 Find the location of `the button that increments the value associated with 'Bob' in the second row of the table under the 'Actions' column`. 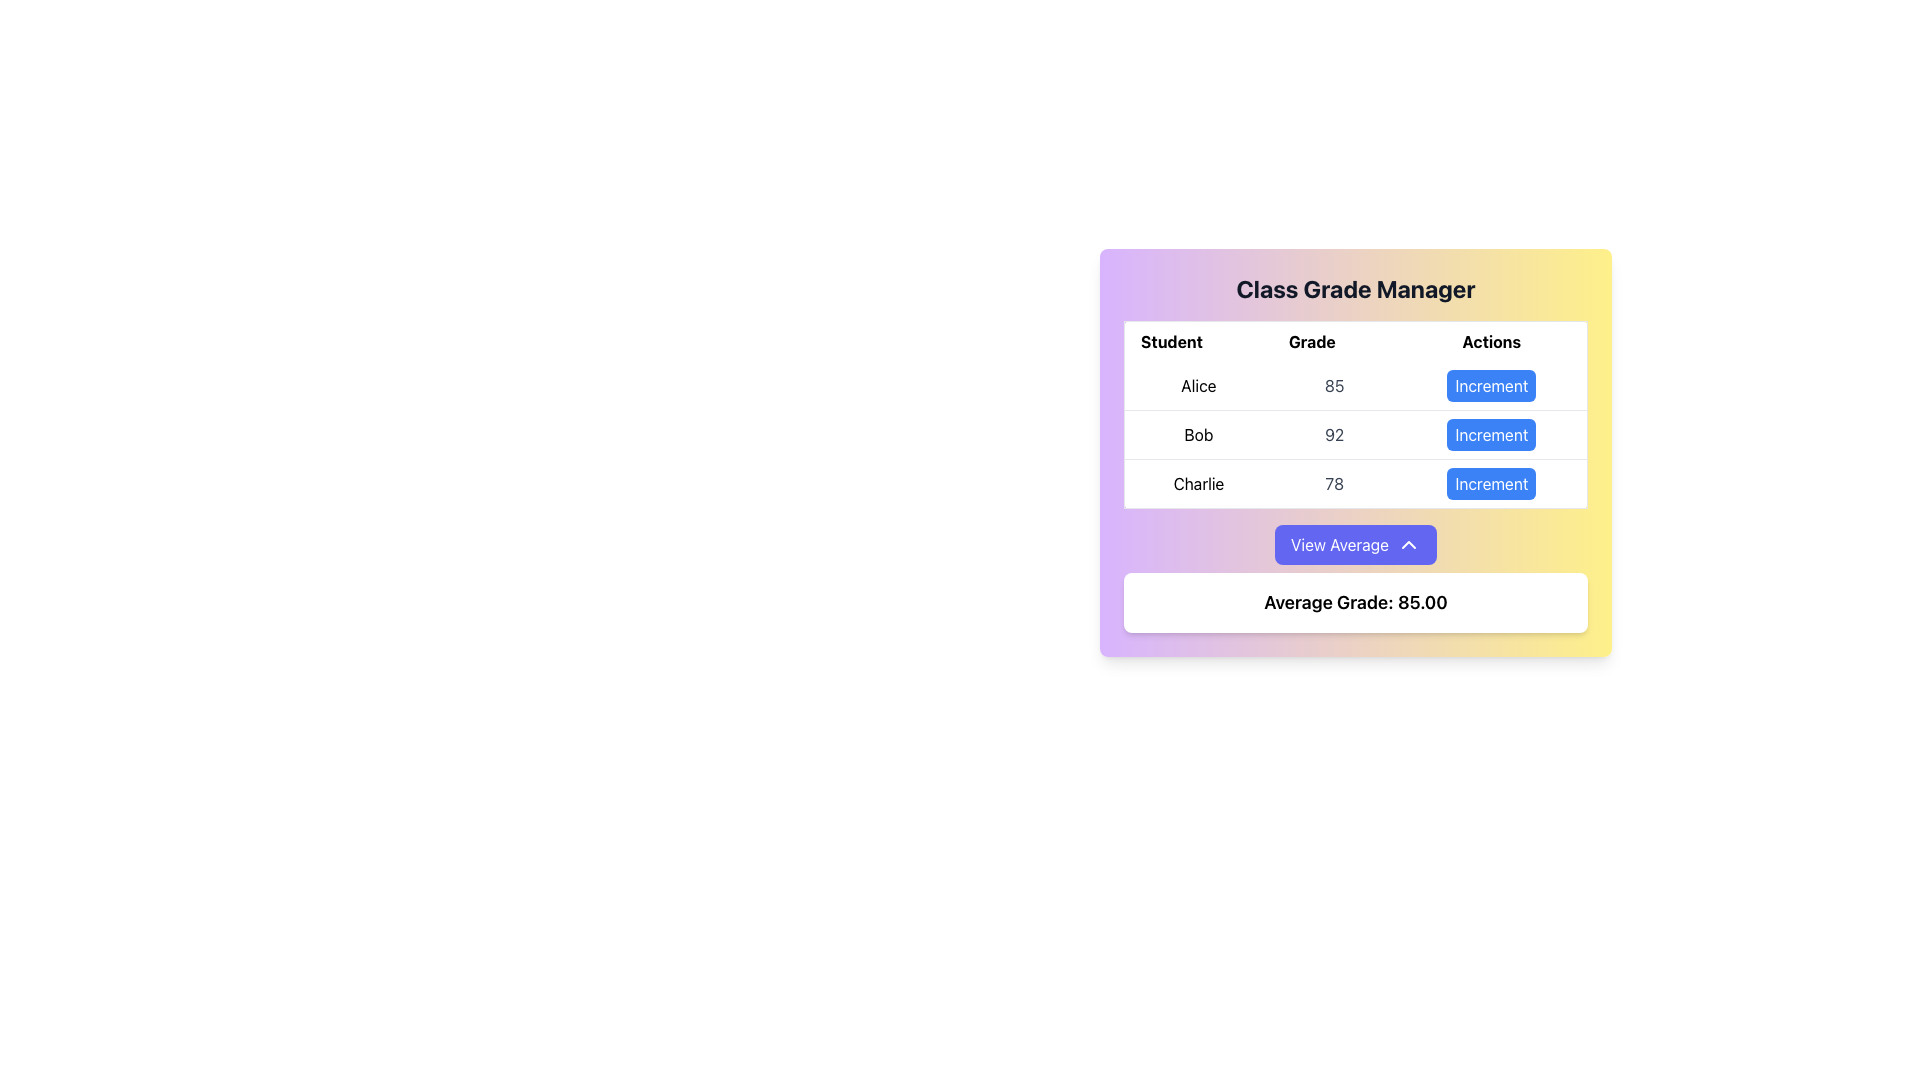

the button that increments the value associated with 'Bob' in the second row of the table under the 'Actions' column is located at coordinates (1491, 434).